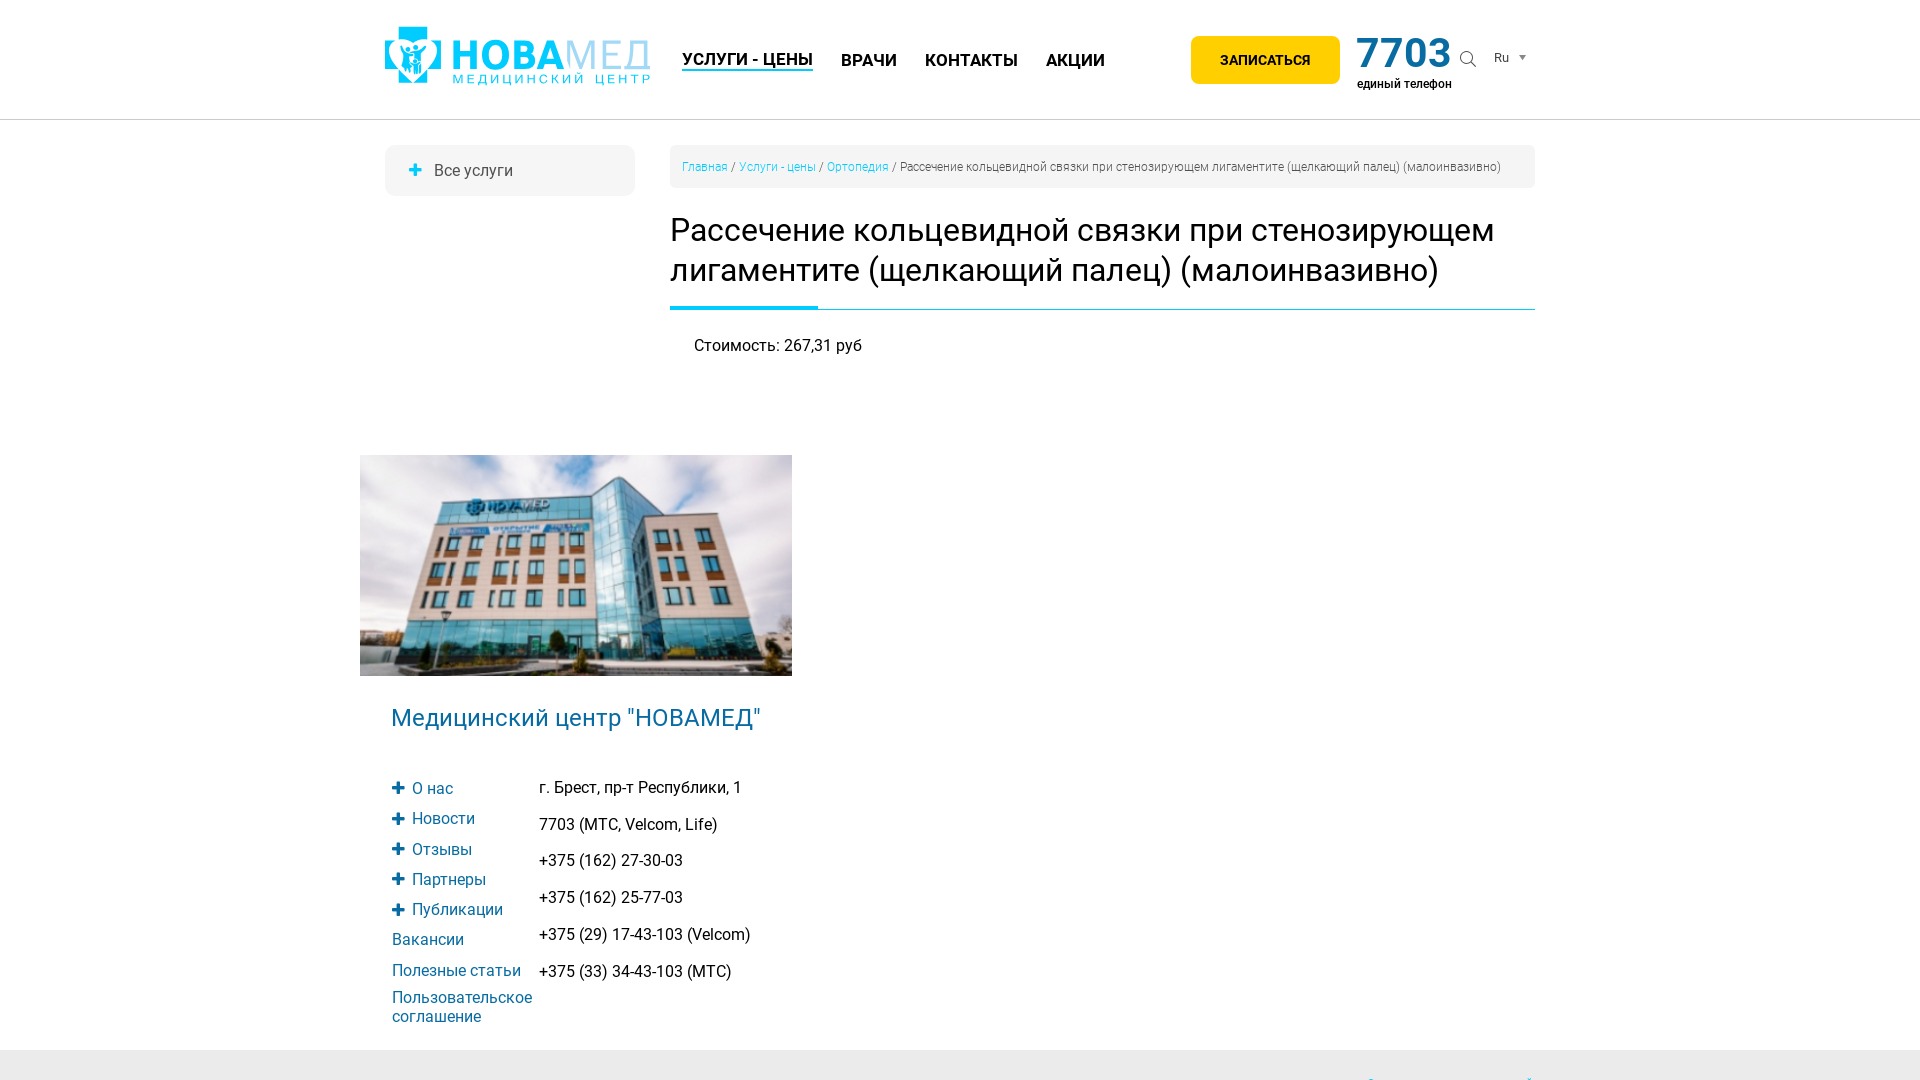 The height and width of the screenshot is (1080, 1920). I want to click on 'Ru', so click(1507, 59).